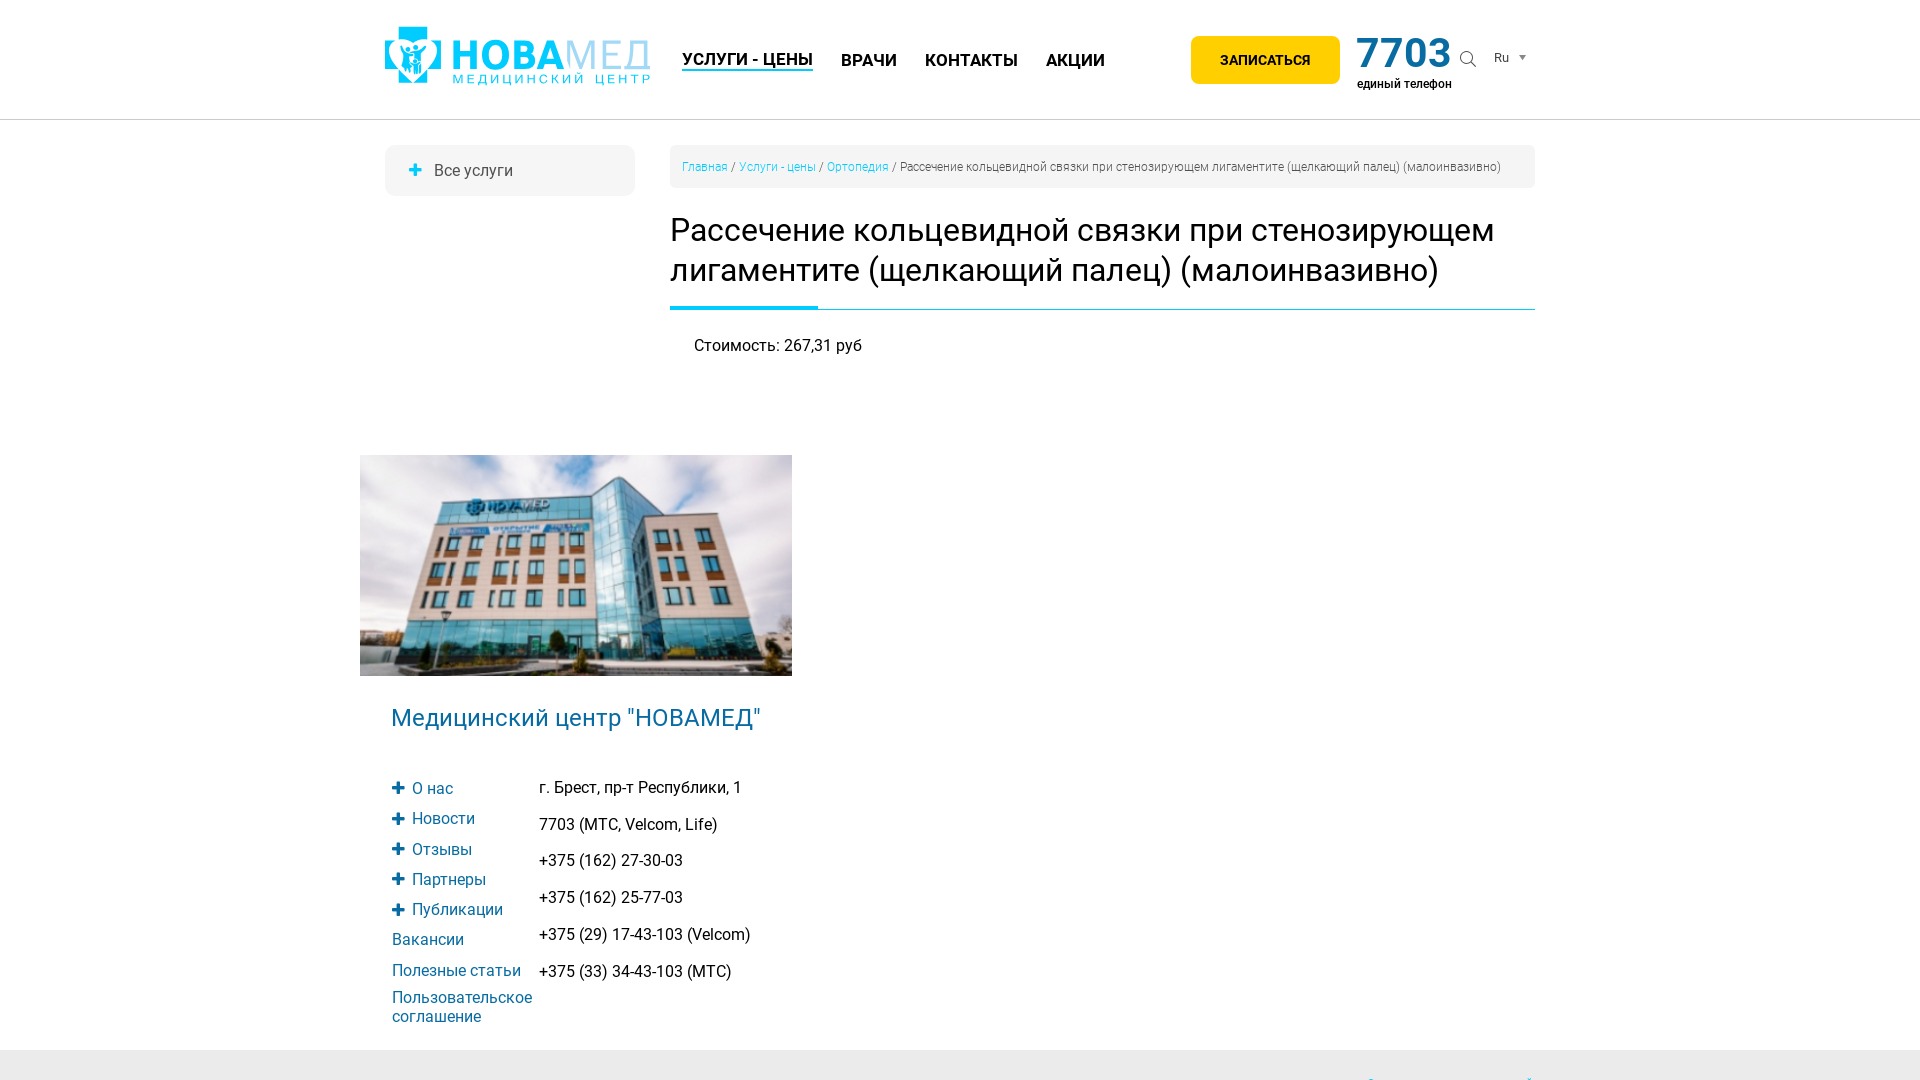 The height and width of the screenshot is (1080, 1920). I want to click on 'Ru', so click(1507, 59).